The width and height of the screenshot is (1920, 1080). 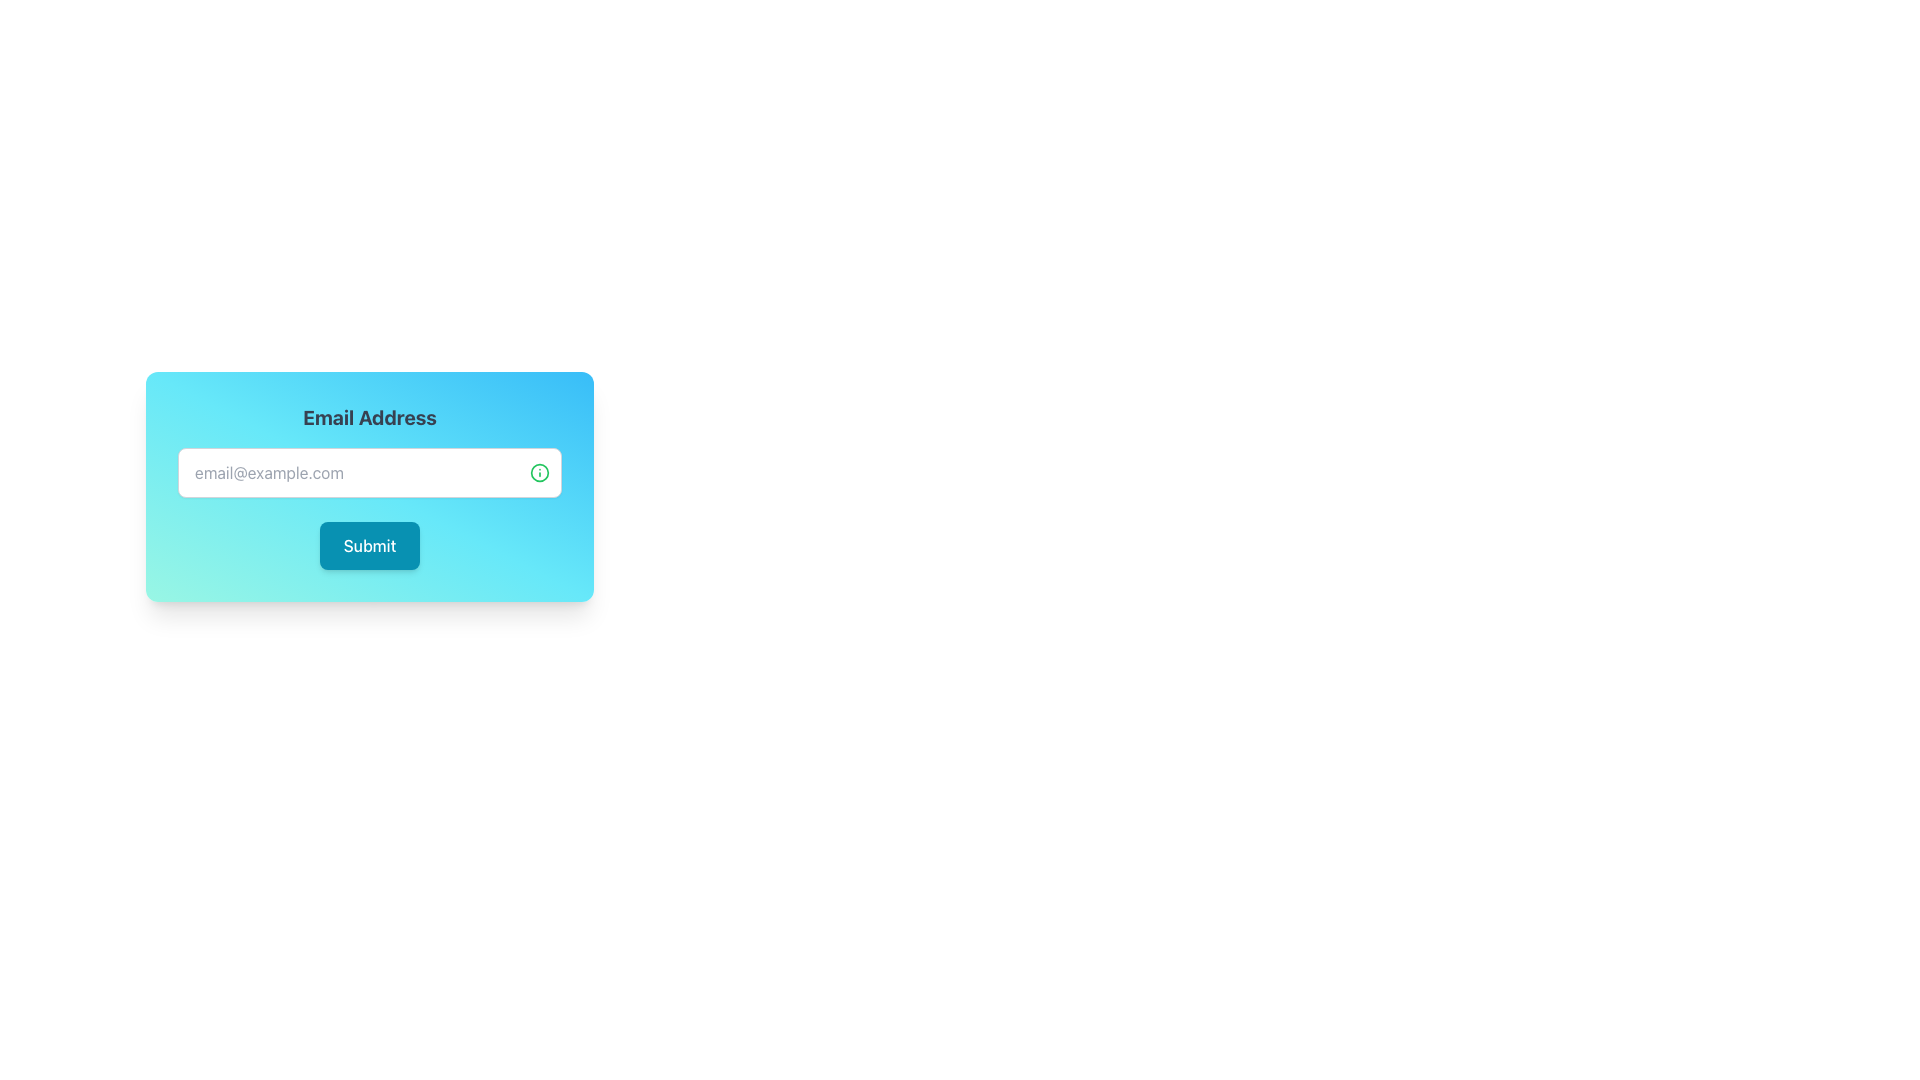 I want to click on the 'Submit' button, so click(x=369, y=546).